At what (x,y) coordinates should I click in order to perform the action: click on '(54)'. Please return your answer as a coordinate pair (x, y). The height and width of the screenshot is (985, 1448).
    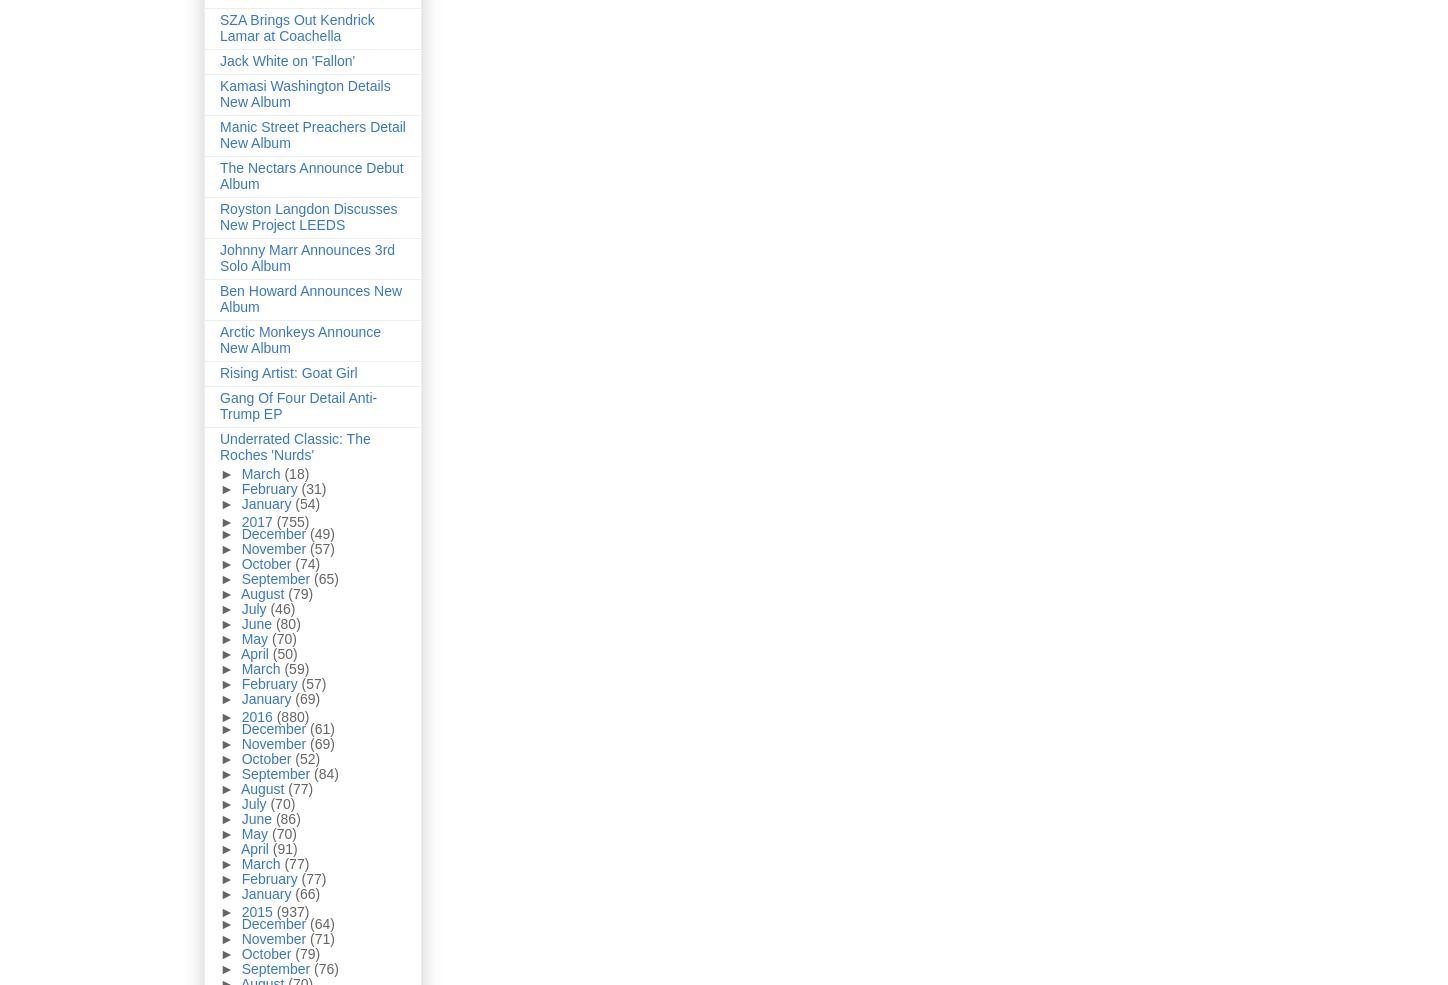
    Looking at the image, I should click on (306, 503).